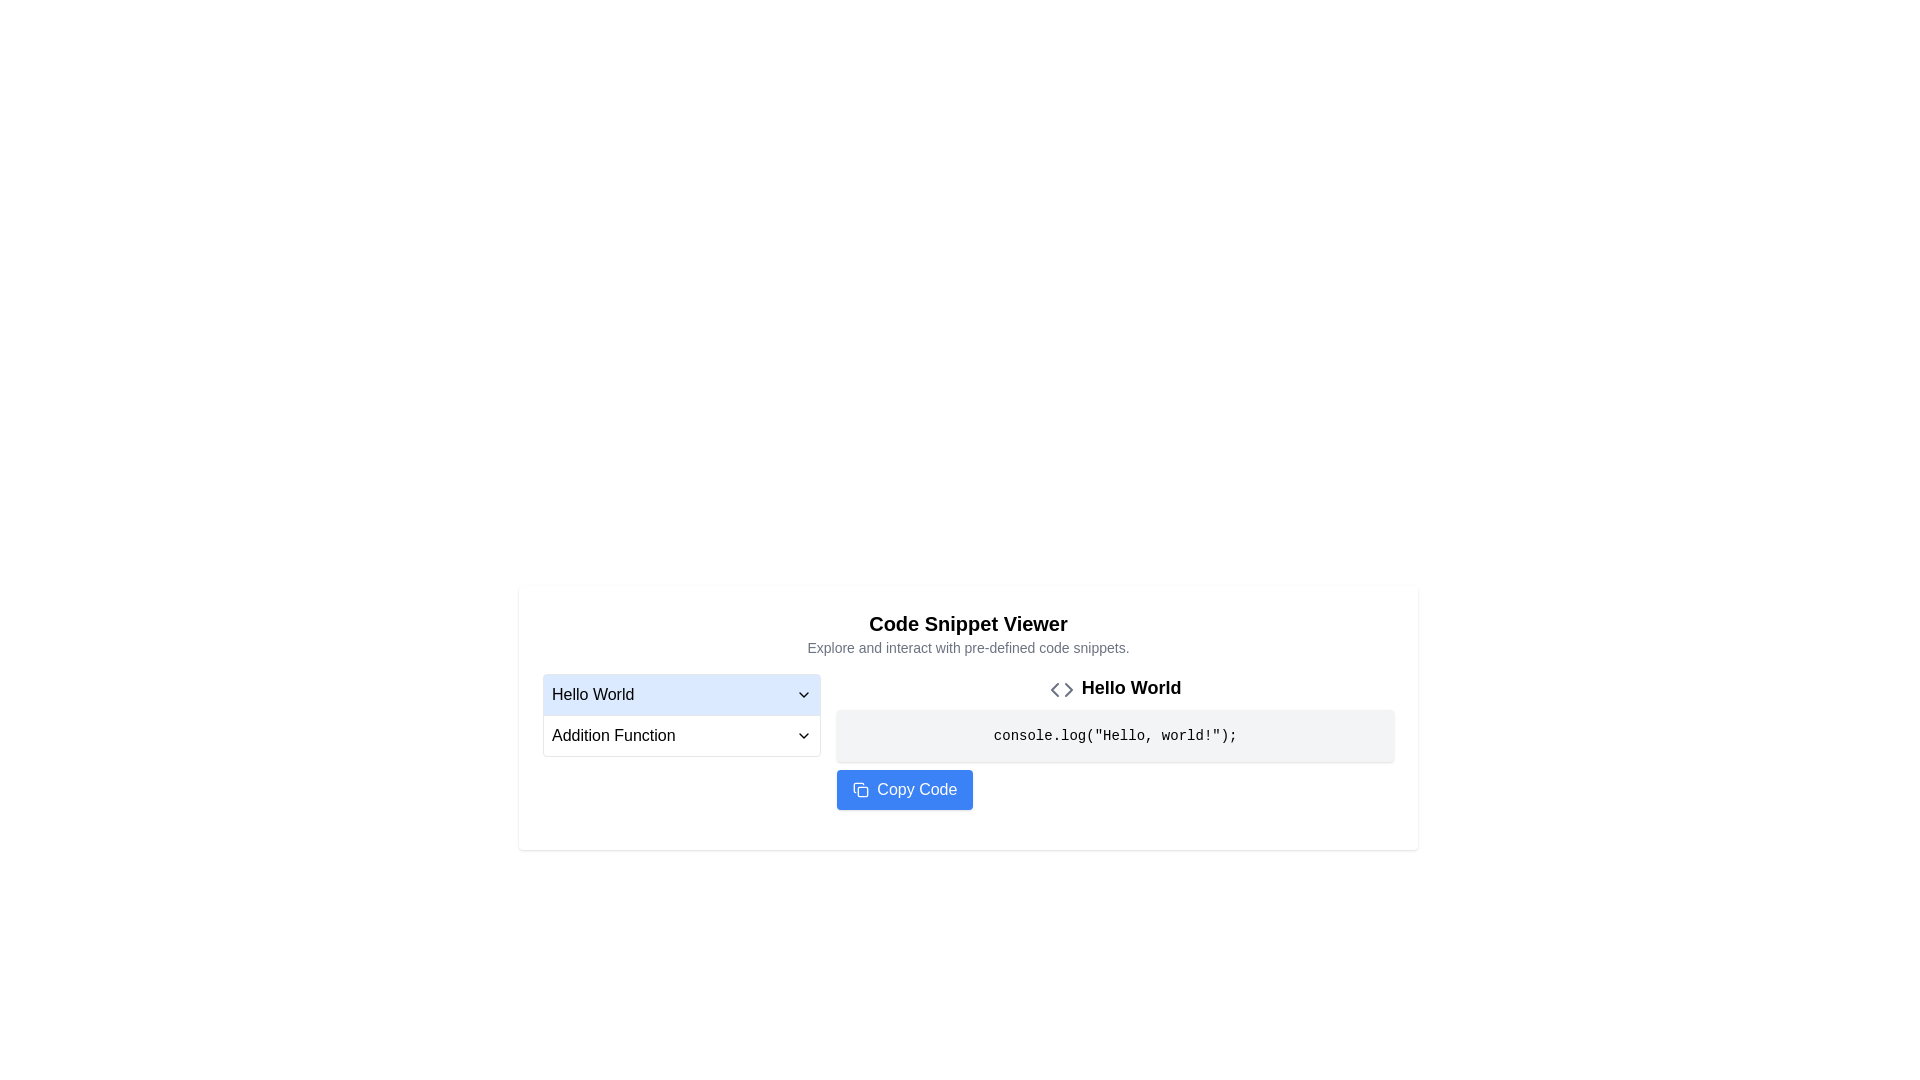 The height and width of the screenshot is (1080, 1920). What do you see at coordinates (804, 693) in the screenshot?
I see `the Chevron icon located in the upper-right corner of the 'Hello World' button` at bounding box center [804, 693].